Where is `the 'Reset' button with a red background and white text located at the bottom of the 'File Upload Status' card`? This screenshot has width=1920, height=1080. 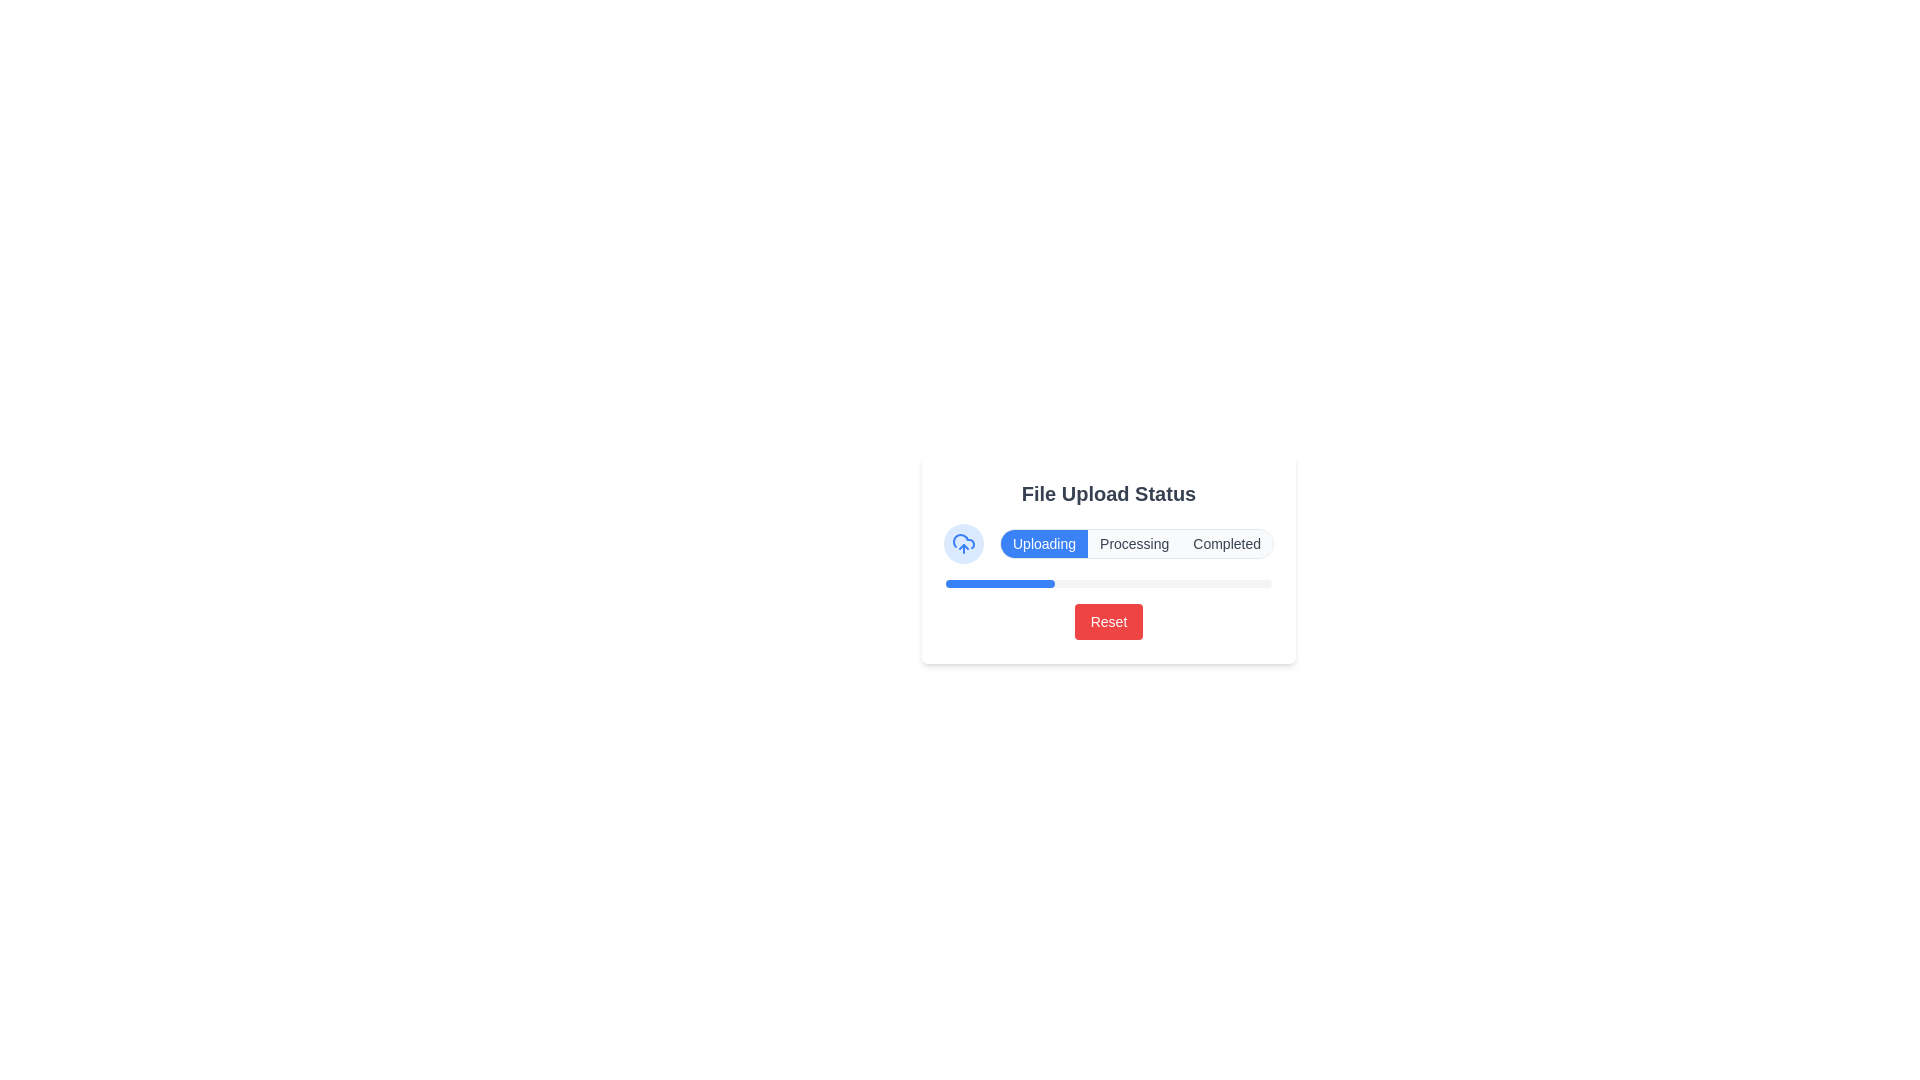 the 'Reset' button with a red background and white text located at the bottom of the 'File Upload Status' card is located at coordinates (1107, 620).